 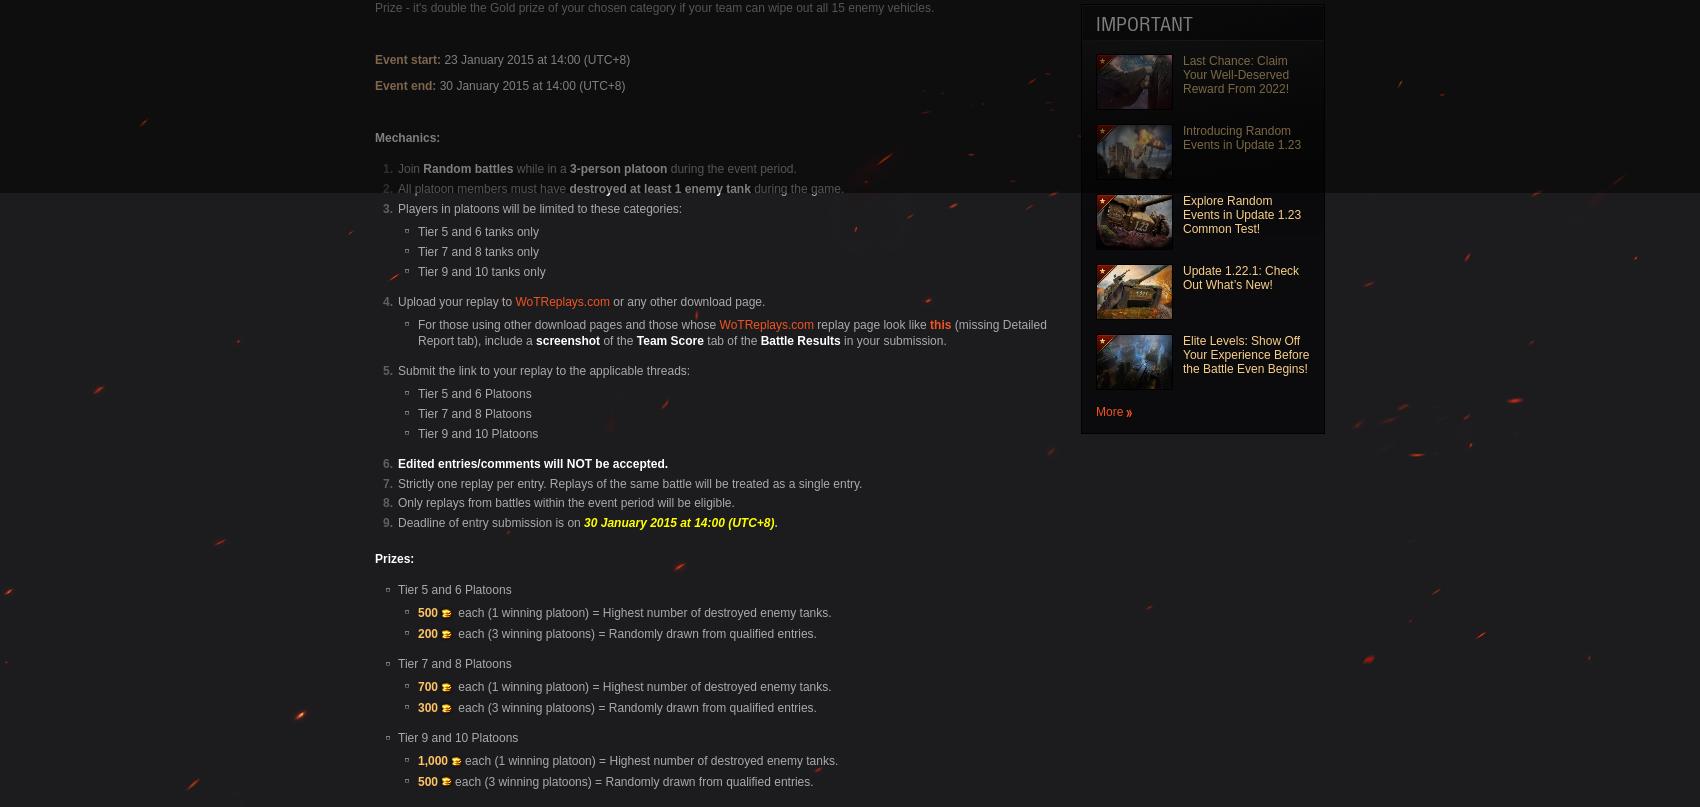 I want to click on 'For those using other download pages and those whose', so click(x=567, y=324).